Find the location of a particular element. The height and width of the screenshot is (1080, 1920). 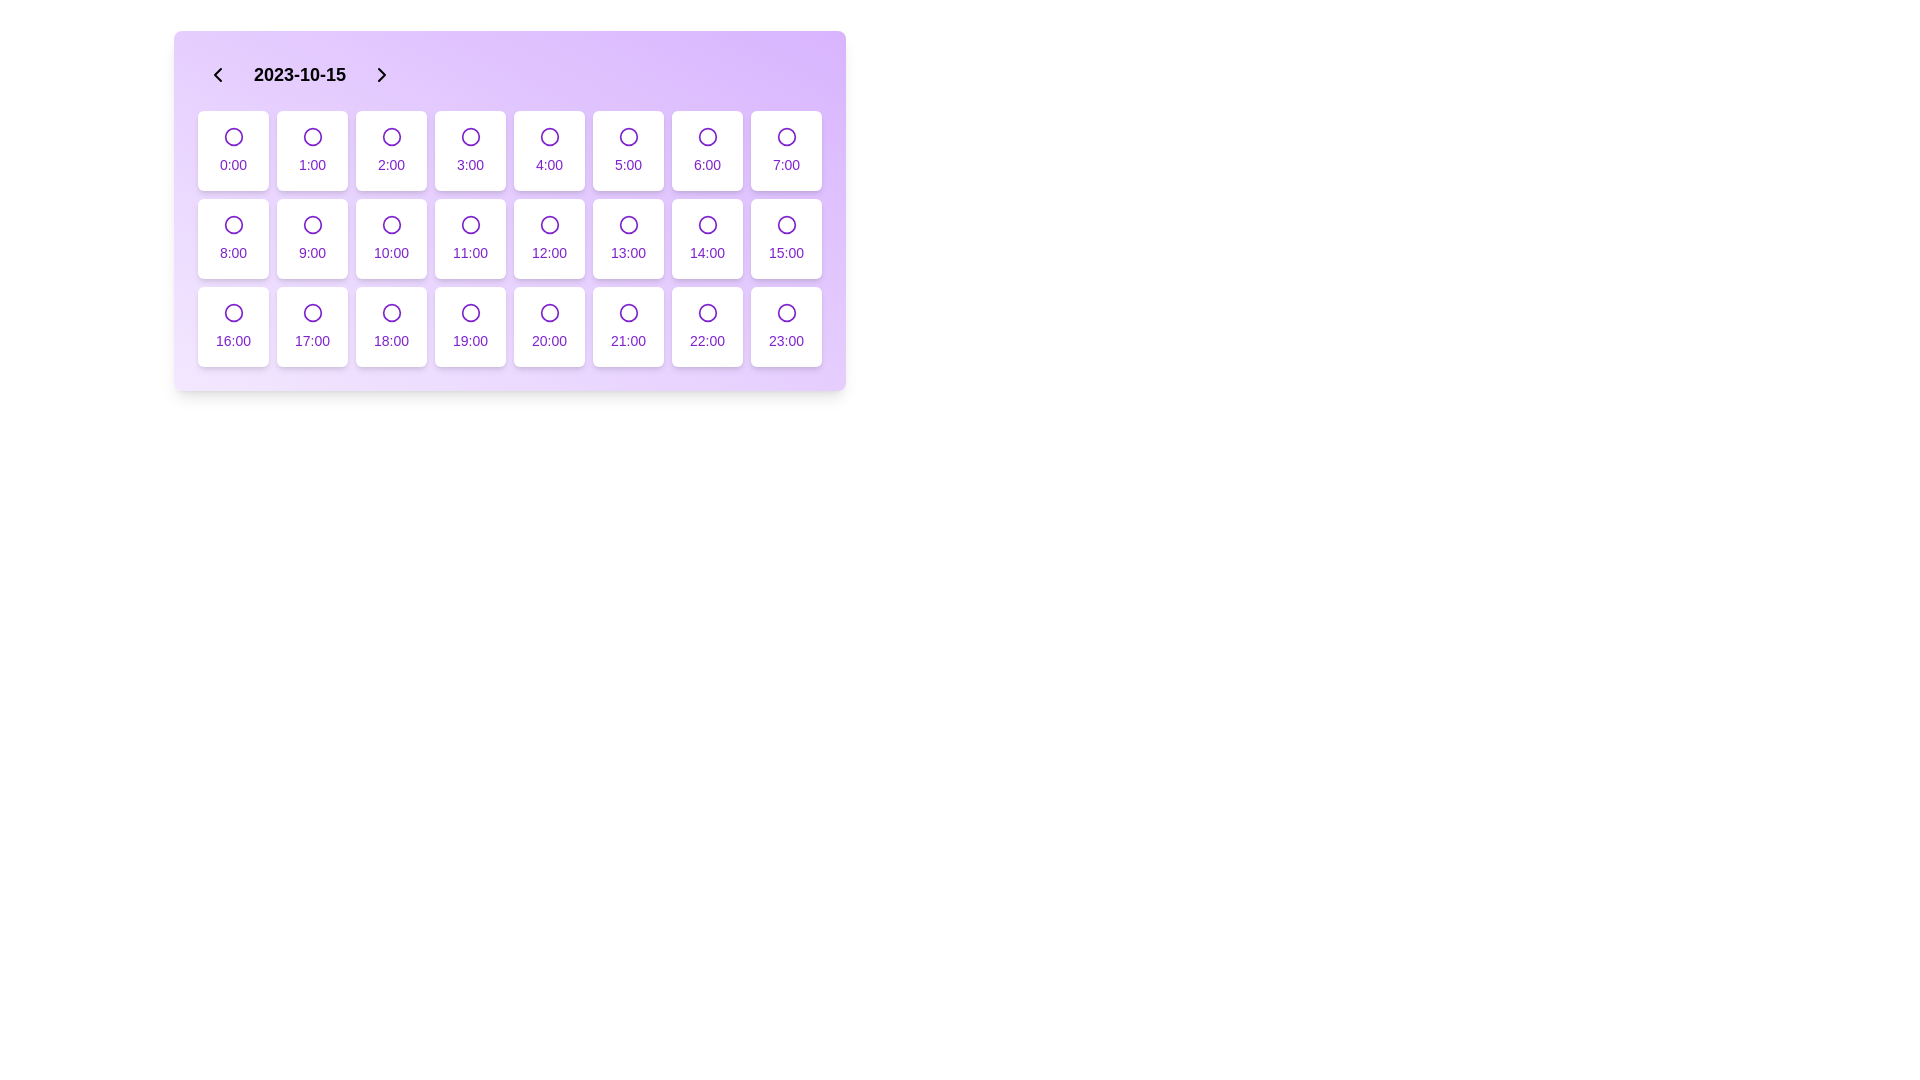

the button that displays the time '4:00' in the first row and fifth column of the calendar-like interface is located at coordinates (549, 149).